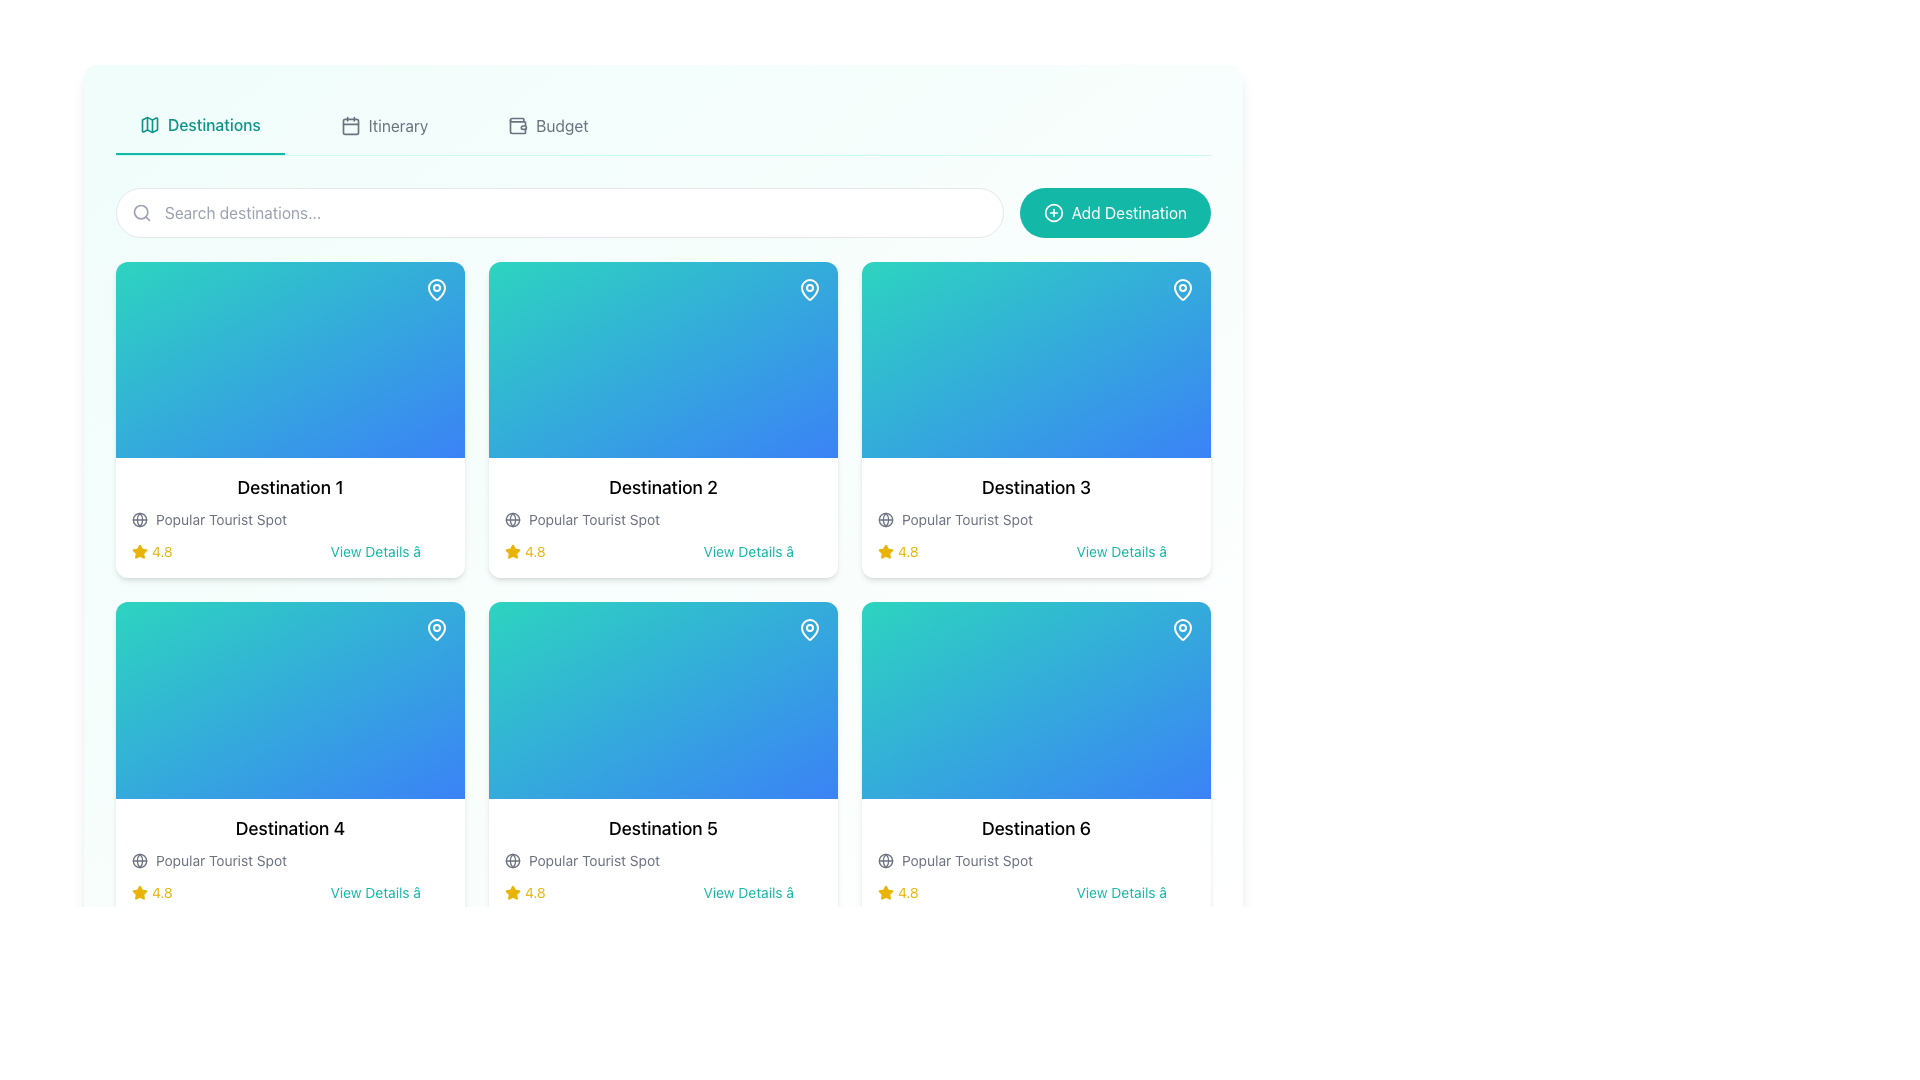 The image size is (1920, 1080). Describe the element at coordinates (141, 212) in the screenshot. I see `the search bar icon located at the left end inside the search bar area, which visually indicates the purpose of the input field` at that location.